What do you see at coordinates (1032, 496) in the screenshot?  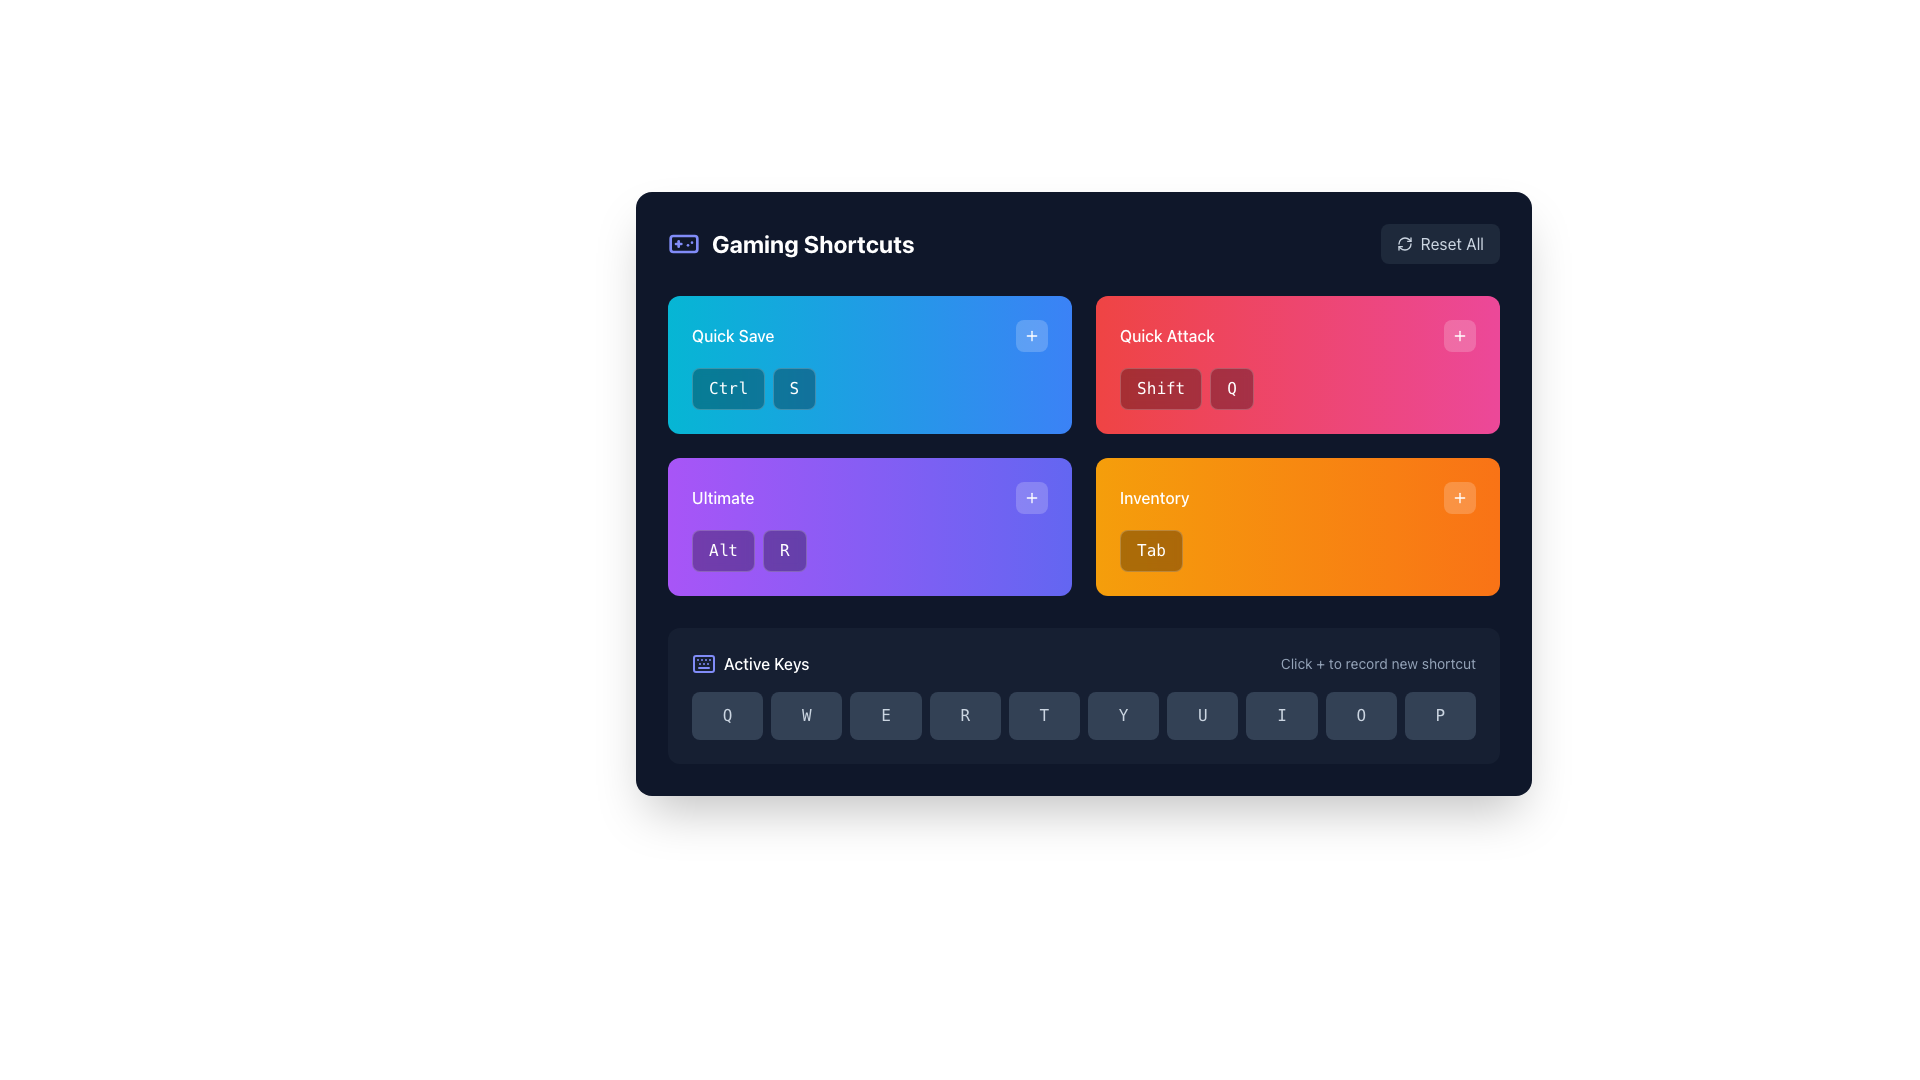 I see `the button located at the top-right corner inside the 'Ultimate' shortcut box labeled 'Alt + R' to observe the hover effect` at bounding box center [1032, 496].